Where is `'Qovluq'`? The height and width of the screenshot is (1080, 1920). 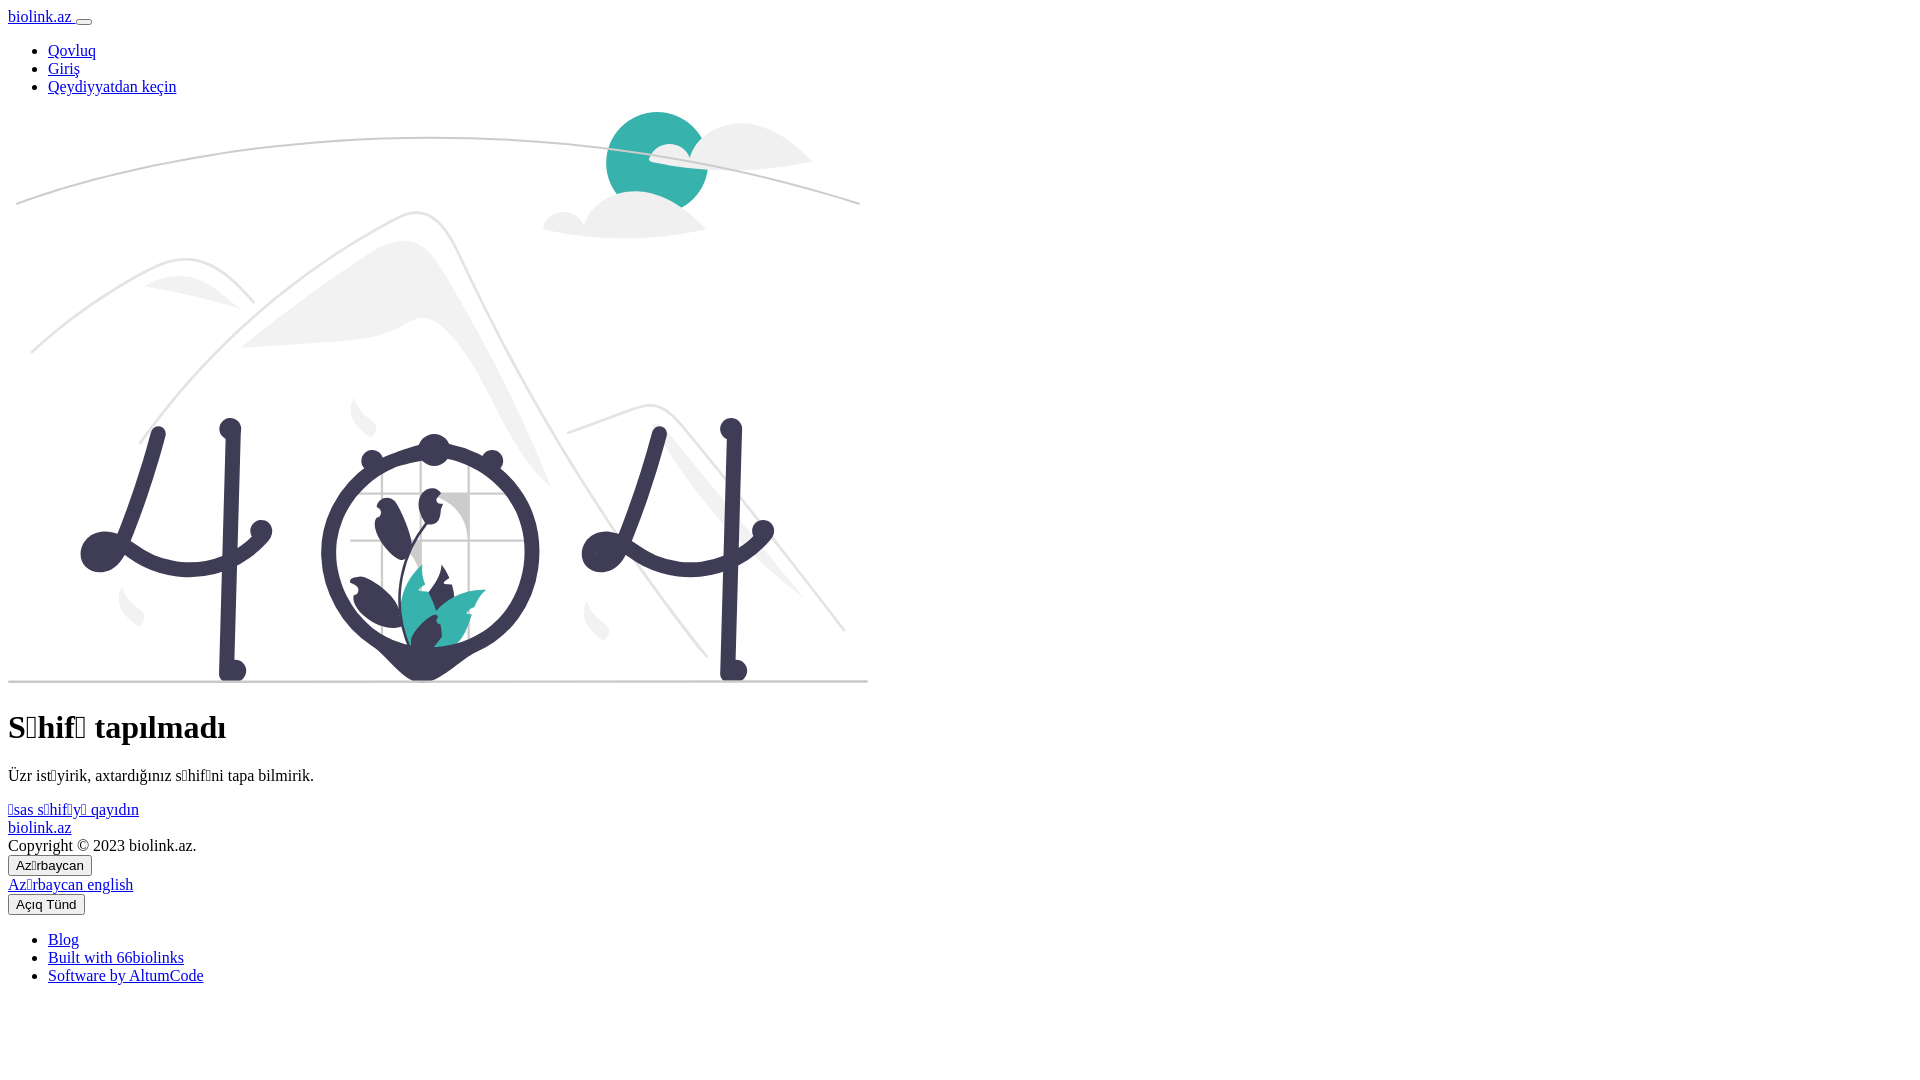 'Qovluq' is located at coordinates (72, 49).